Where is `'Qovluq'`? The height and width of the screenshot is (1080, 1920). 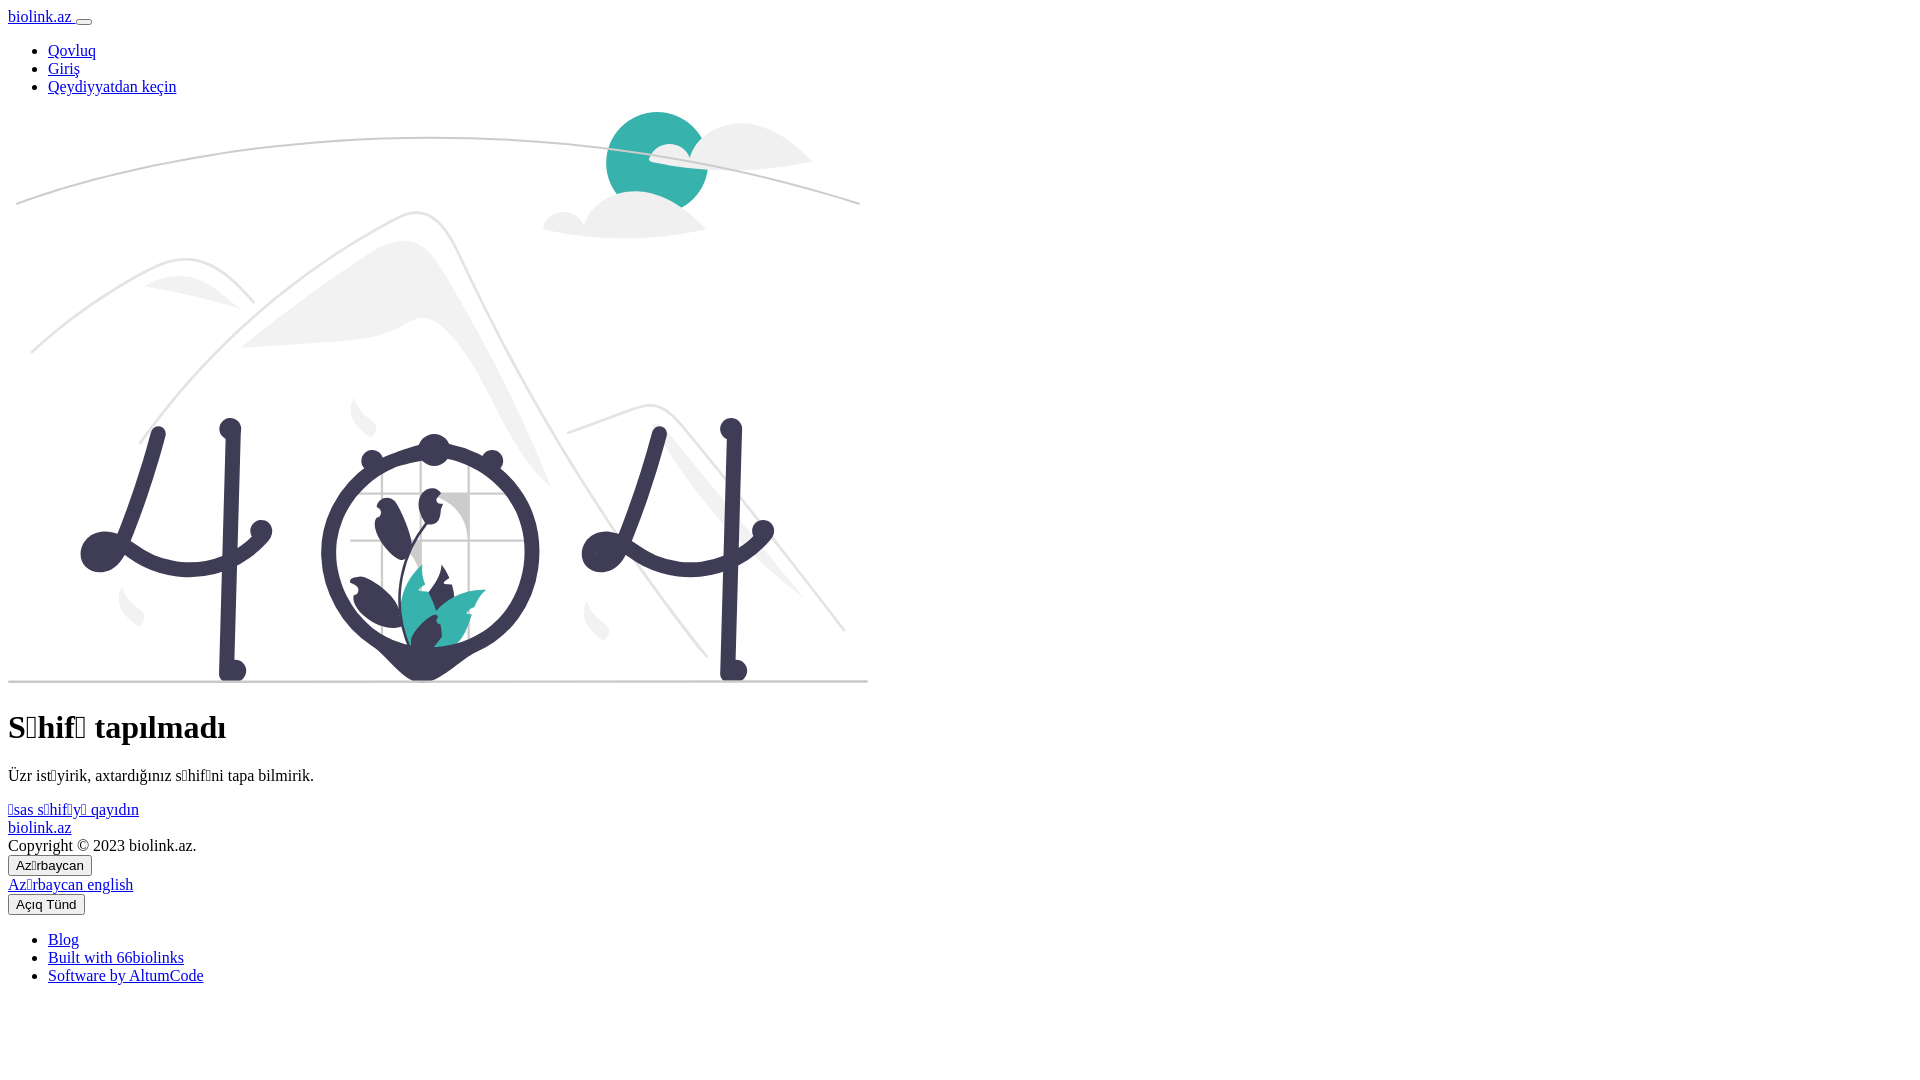 'Qovluq' is located at coordinates (72, 49).